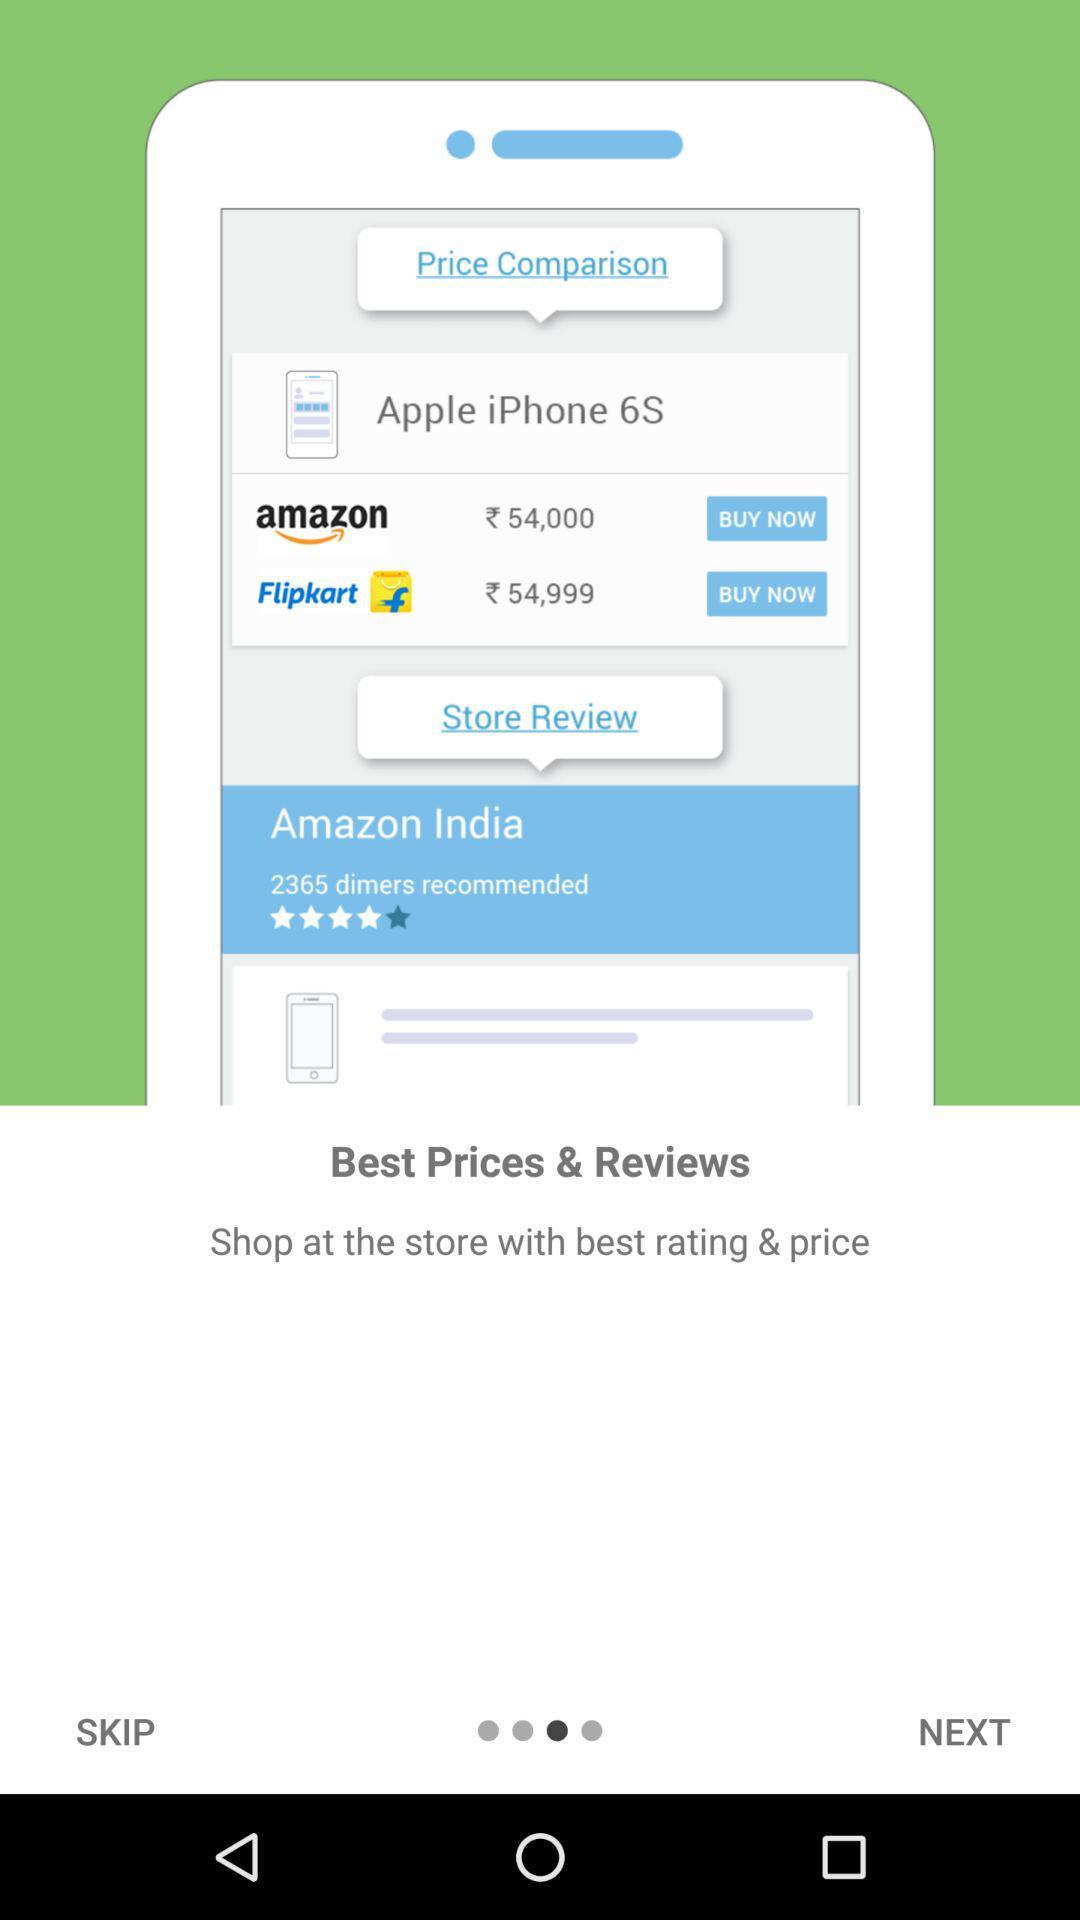 The height and width of the screenshot is (1920, 1080). Describe the element at coordinates (115, 1730) in the screenshot. I see `icon at the bottom left corner` at that location.